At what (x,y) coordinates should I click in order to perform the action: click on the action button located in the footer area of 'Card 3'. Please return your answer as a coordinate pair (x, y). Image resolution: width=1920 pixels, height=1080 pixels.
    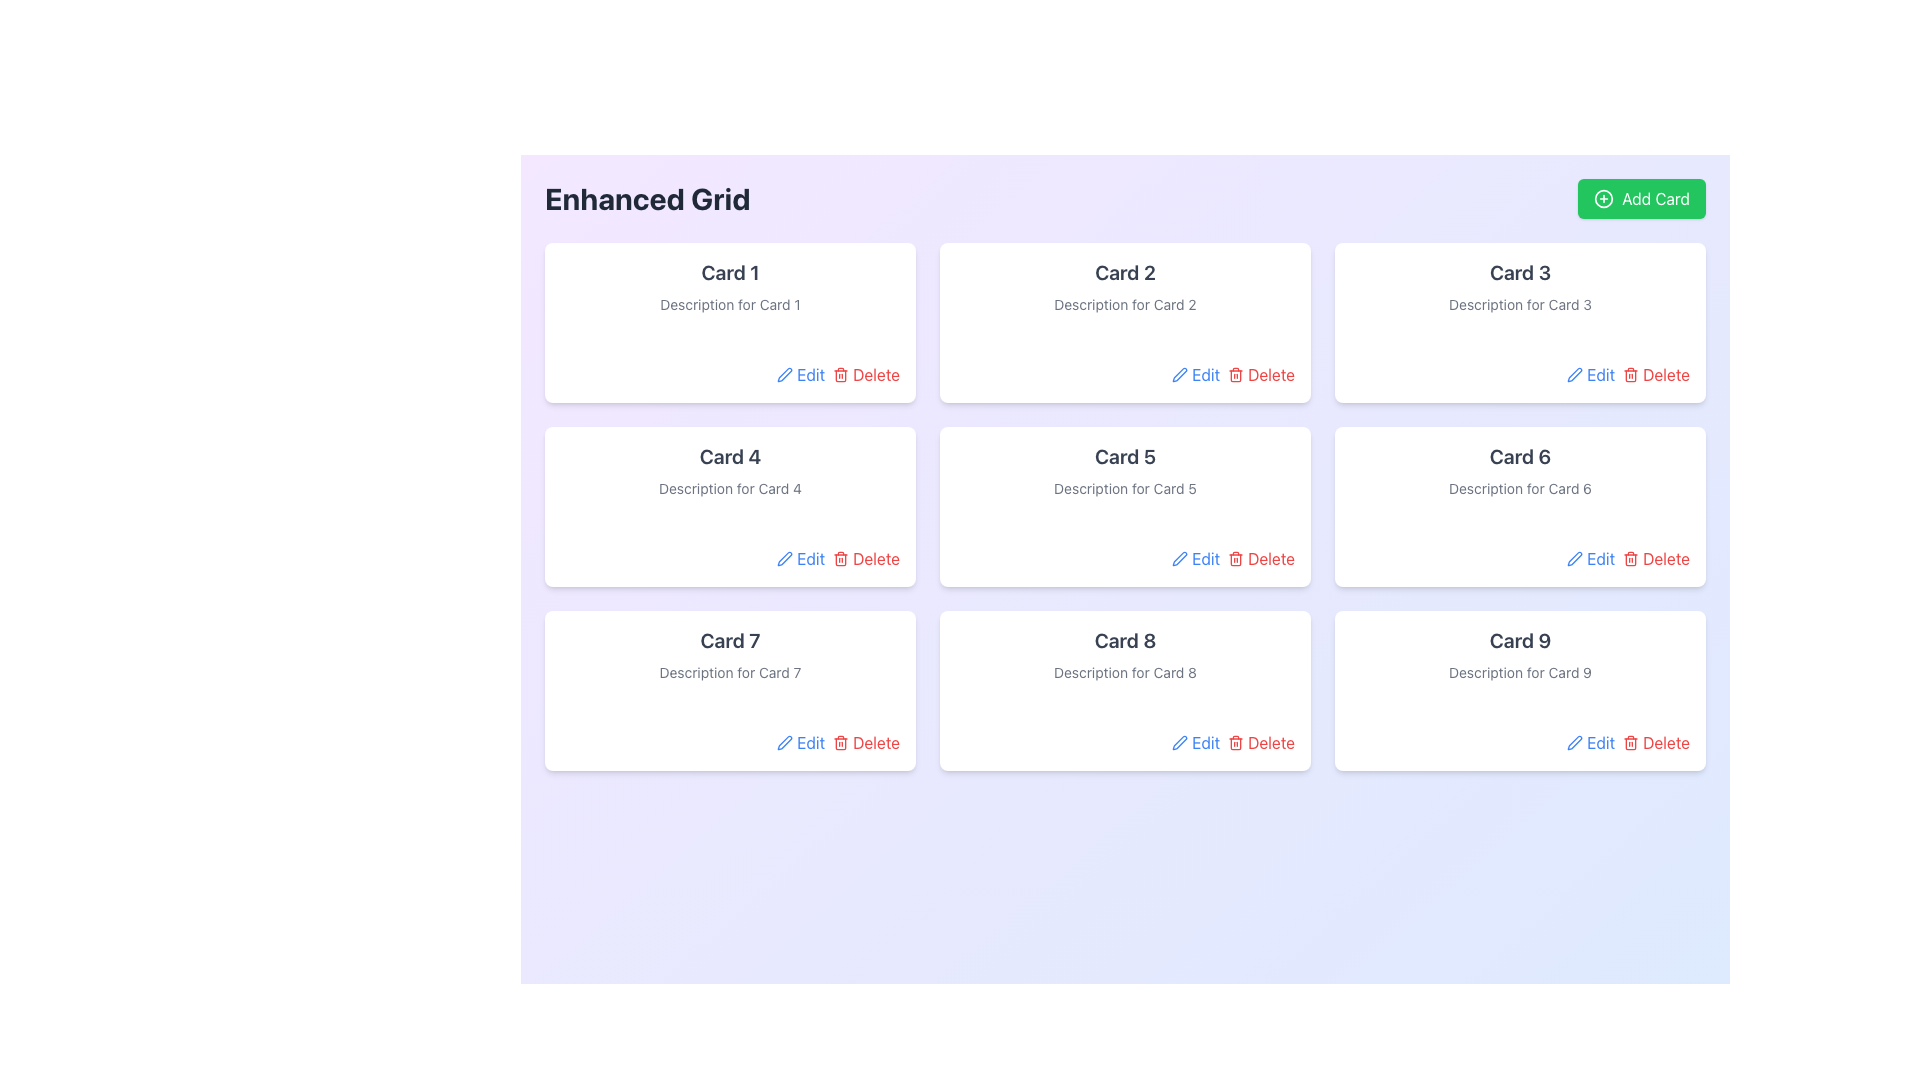
    Looking at the image, I should click on (1590, 374).